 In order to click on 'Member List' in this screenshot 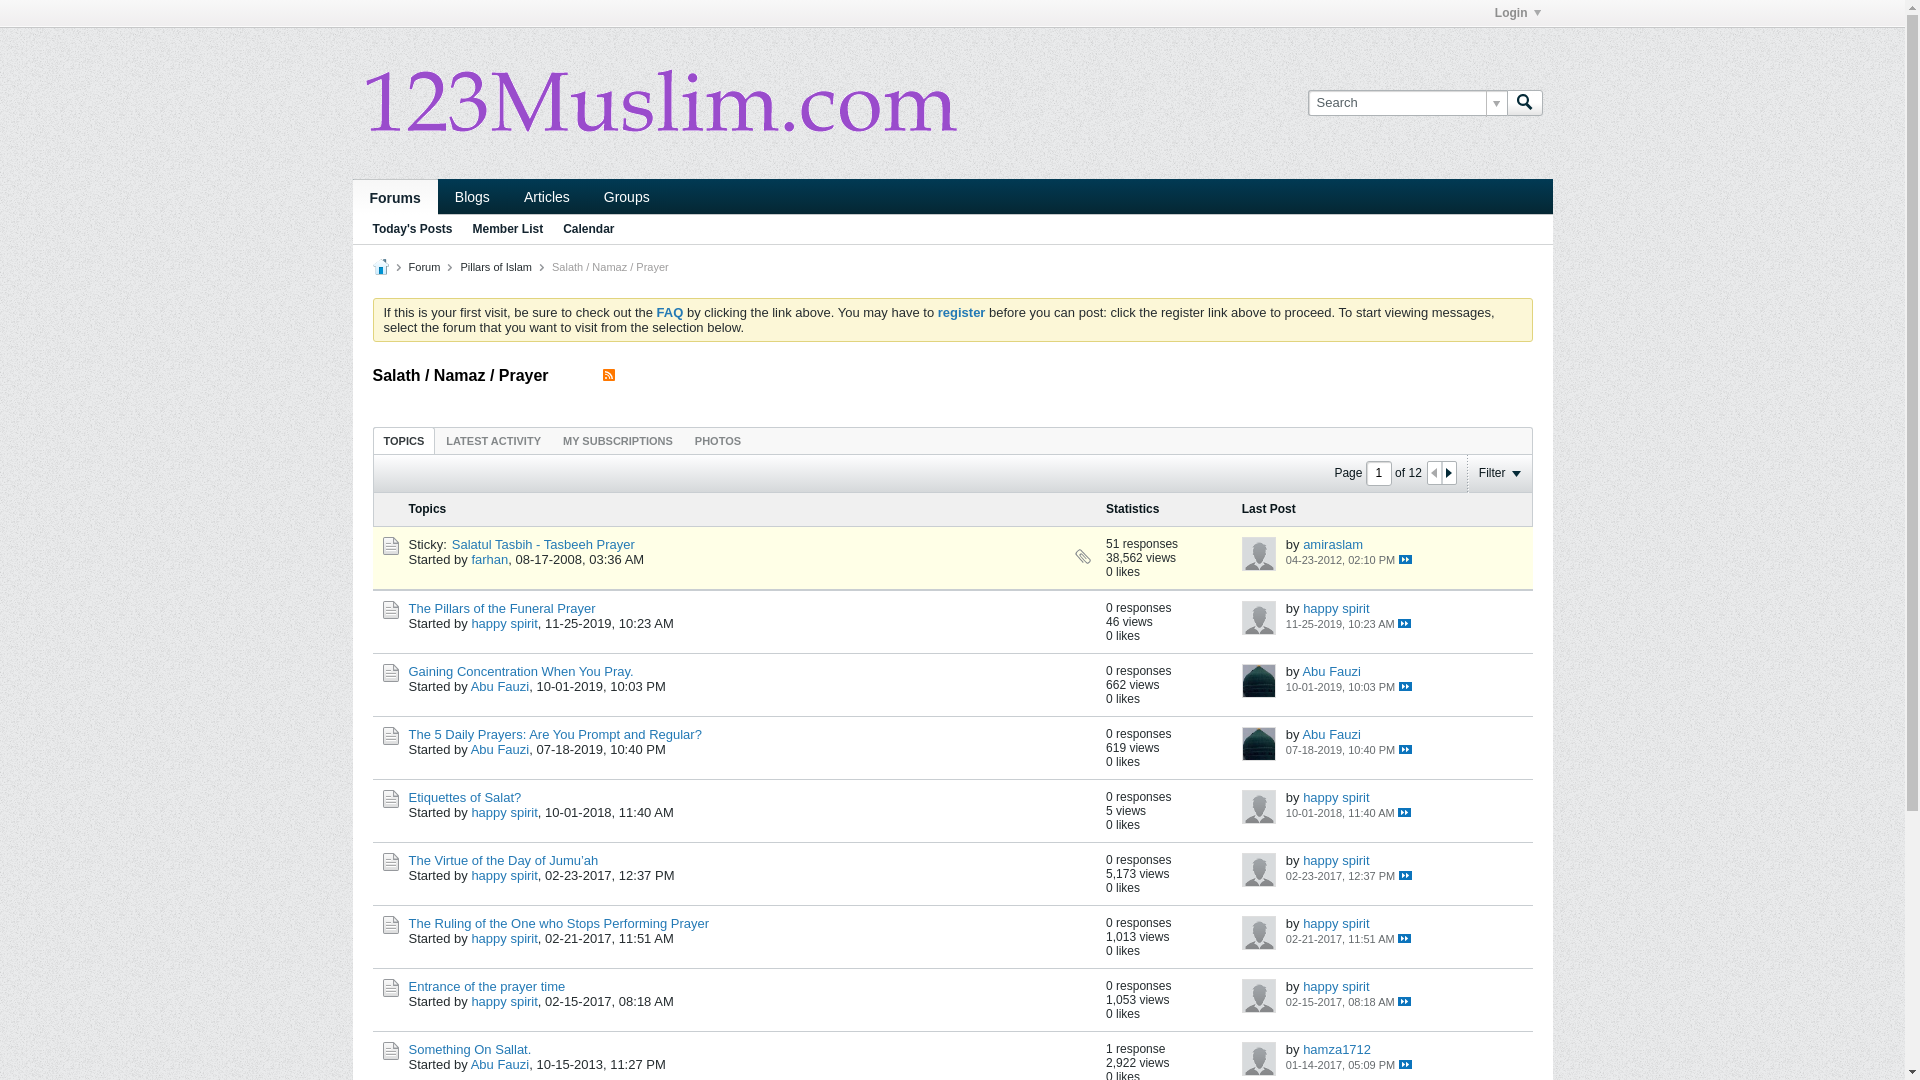, I will do `click(507, 228)`.